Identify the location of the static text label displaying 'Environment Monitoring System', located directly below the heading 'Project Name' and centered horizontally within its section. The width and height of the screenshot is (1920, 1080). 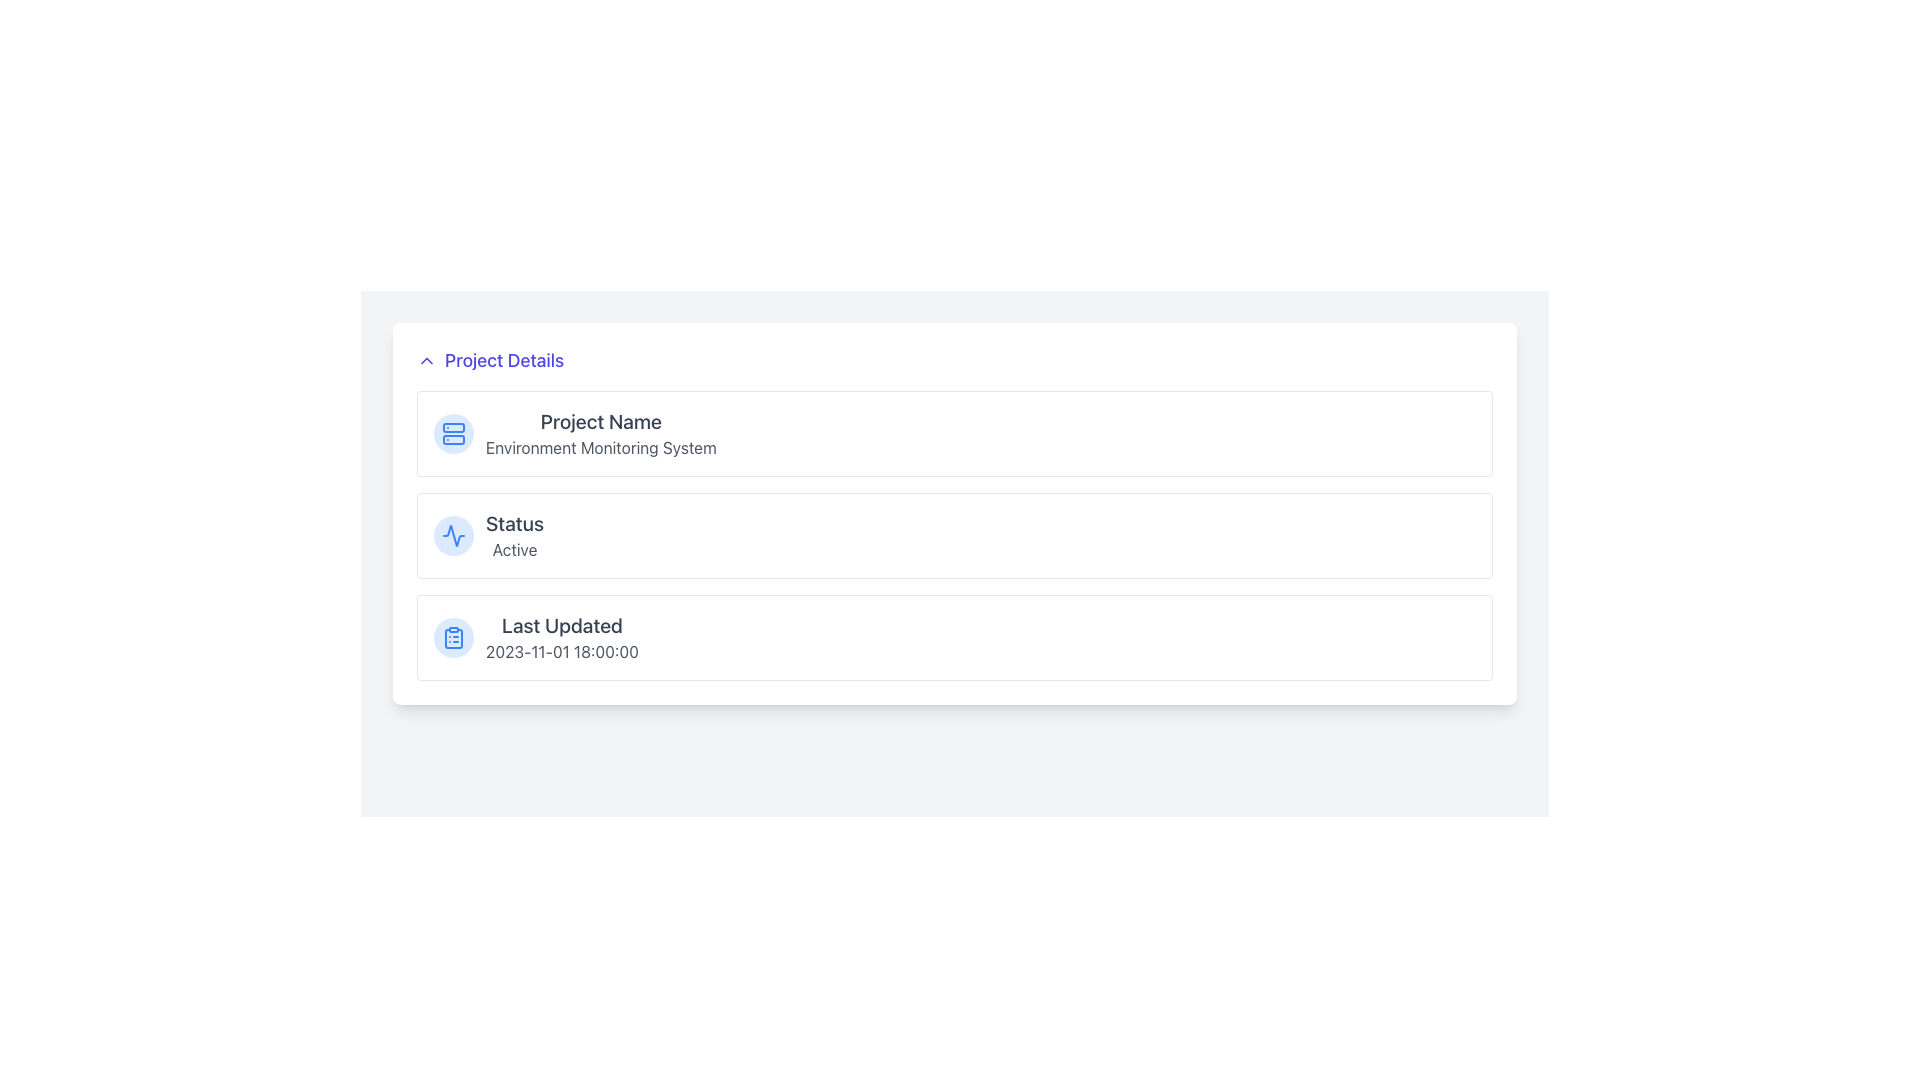
(600, 446).